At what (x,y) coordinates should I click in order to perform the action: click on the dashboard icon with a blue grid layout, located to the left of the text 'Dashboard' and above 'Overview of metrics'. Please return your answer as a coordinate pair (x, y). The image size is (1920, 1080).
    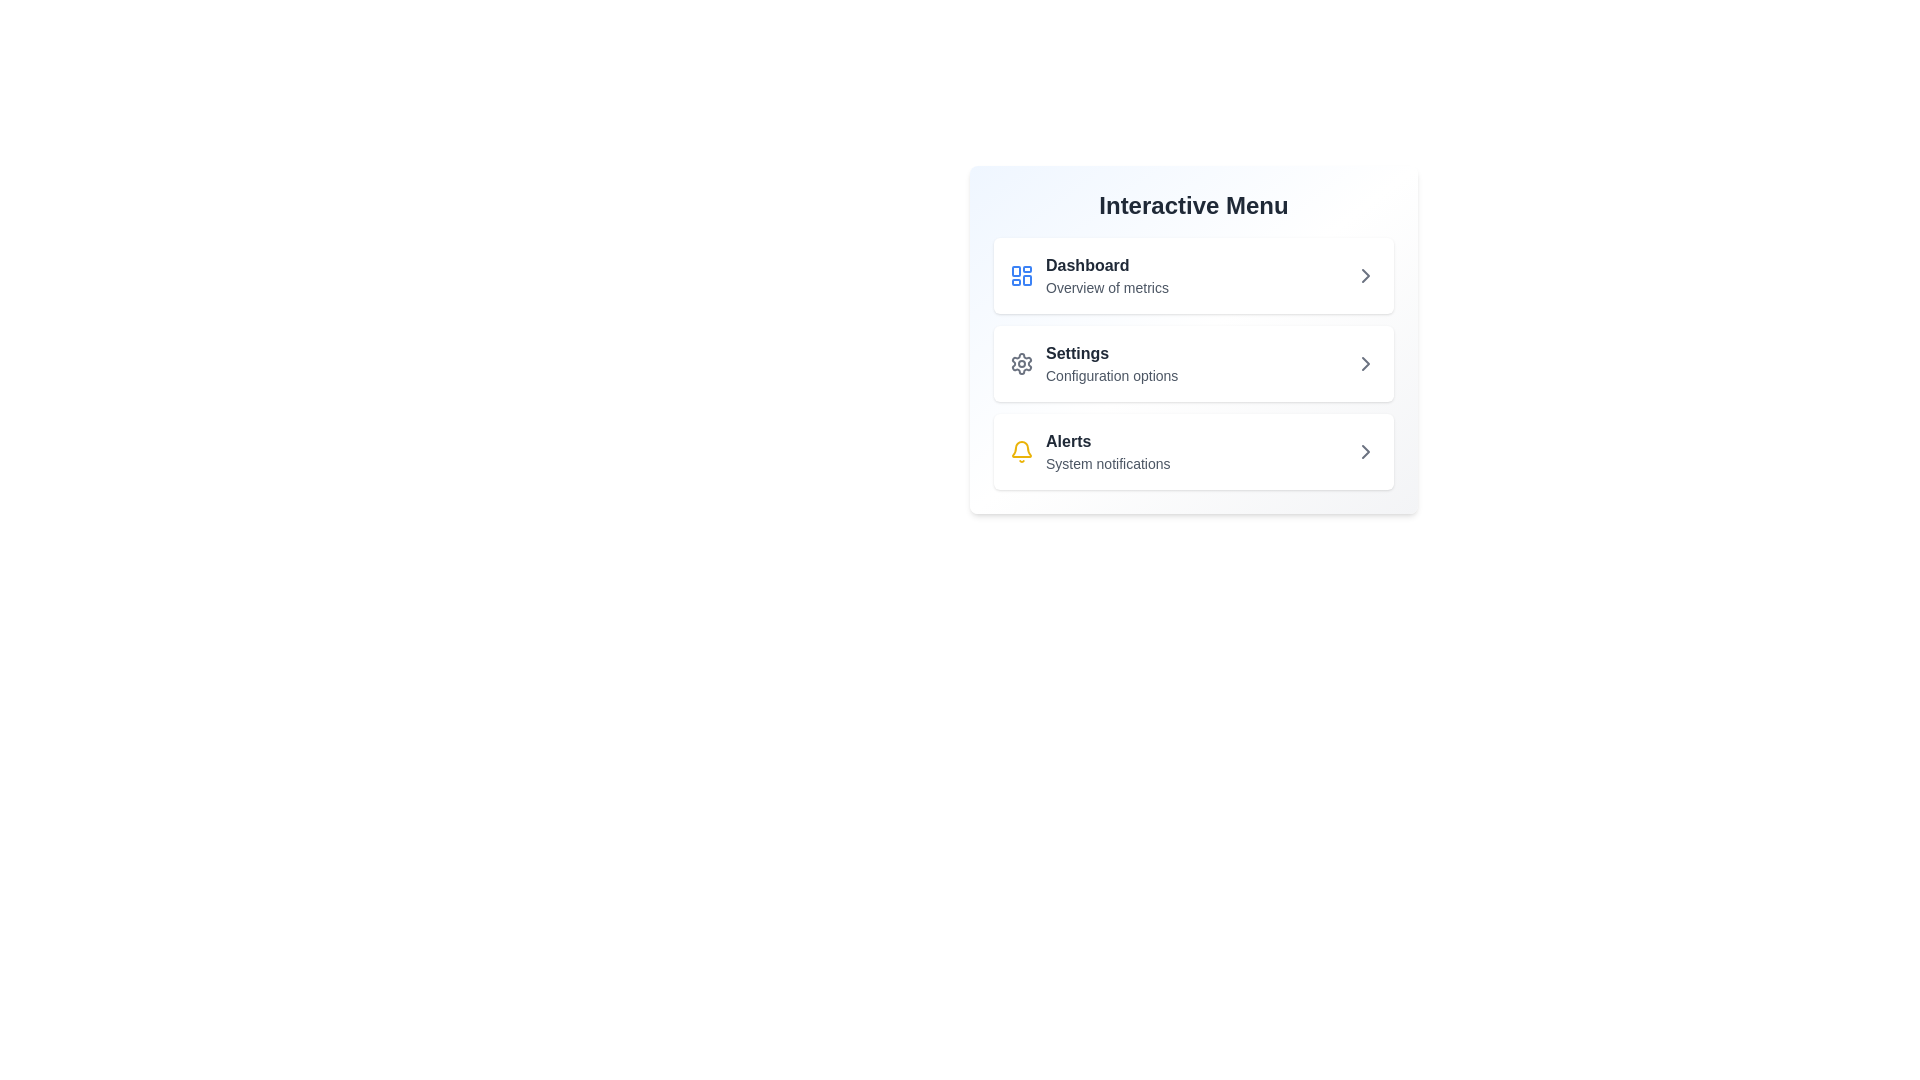
    Looking at the image, I should click on (1022, 276).